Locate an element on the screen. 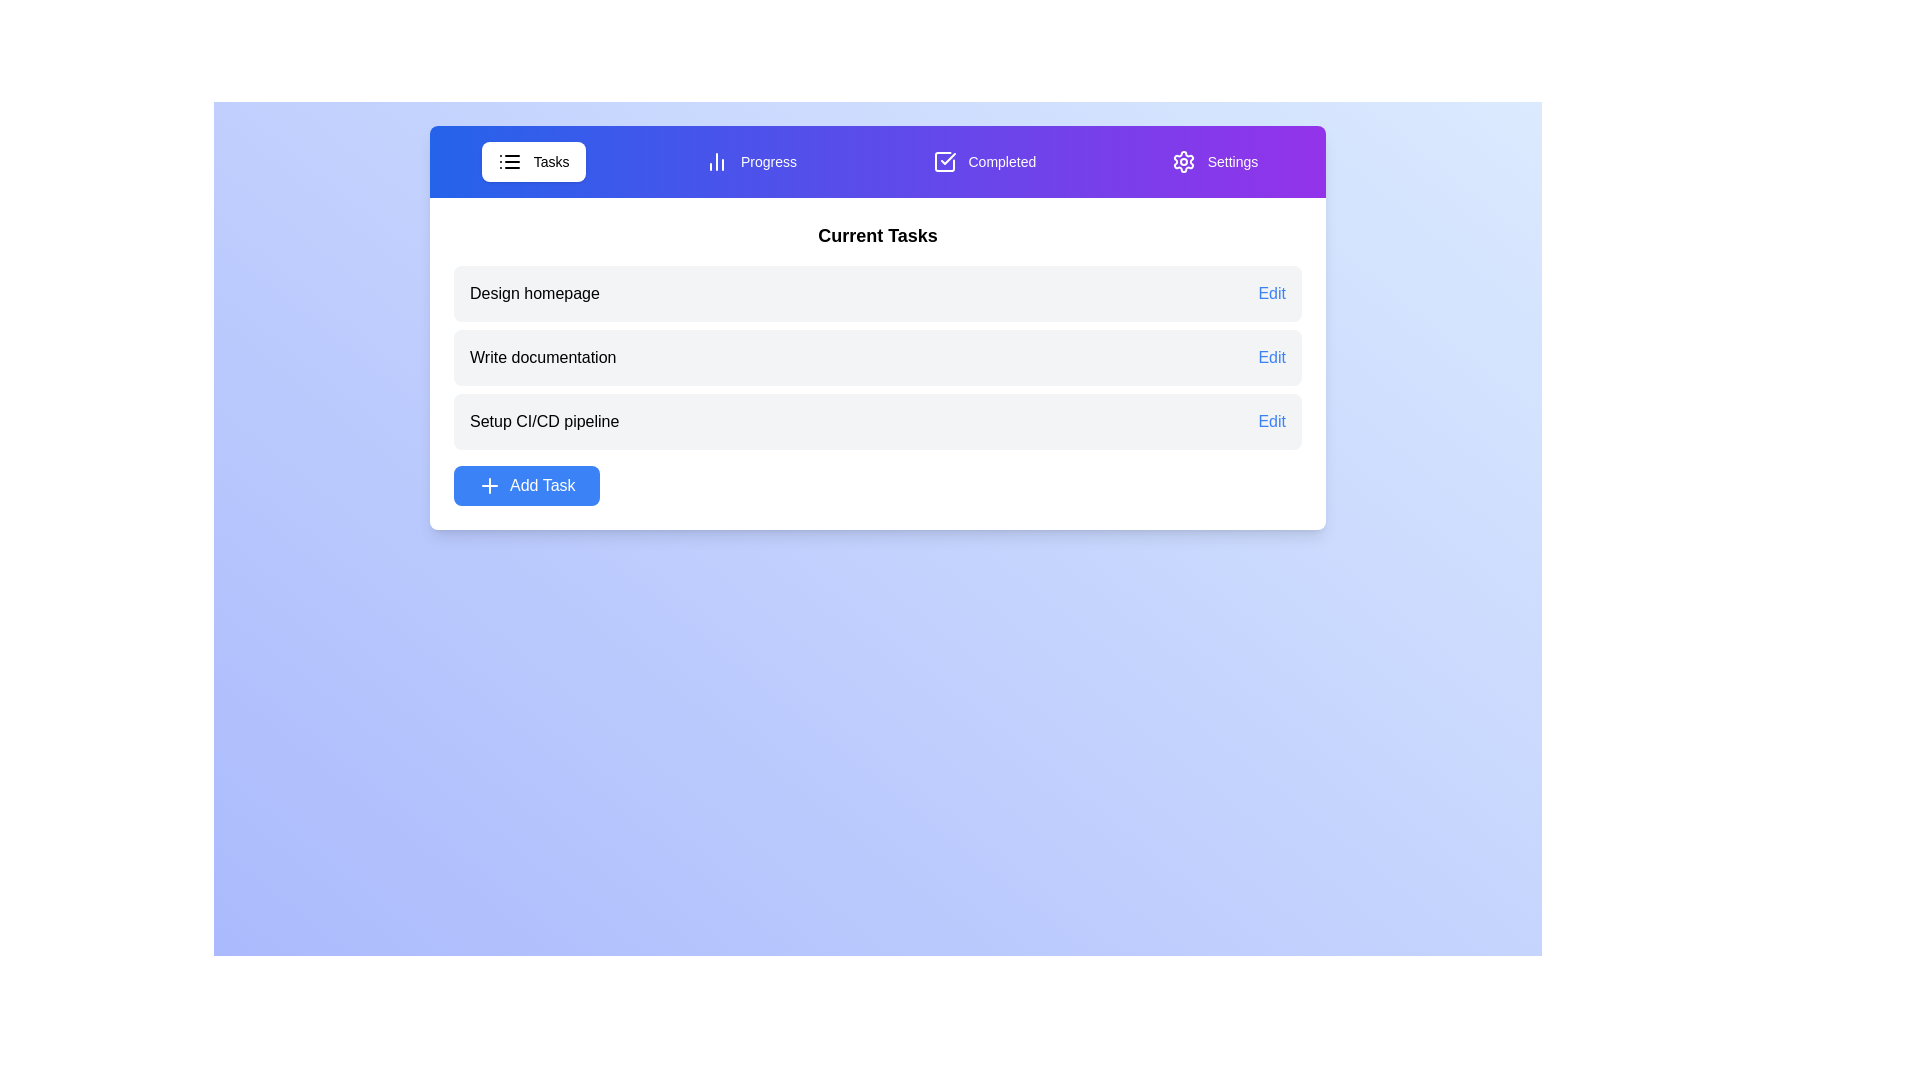 Image resolution: width=1920 pixels, height=1080 pixels. the blue text link labeled 'Edit' located on the right side of the task row titled 'Write documentation' is located at coordinates (1271, 357).